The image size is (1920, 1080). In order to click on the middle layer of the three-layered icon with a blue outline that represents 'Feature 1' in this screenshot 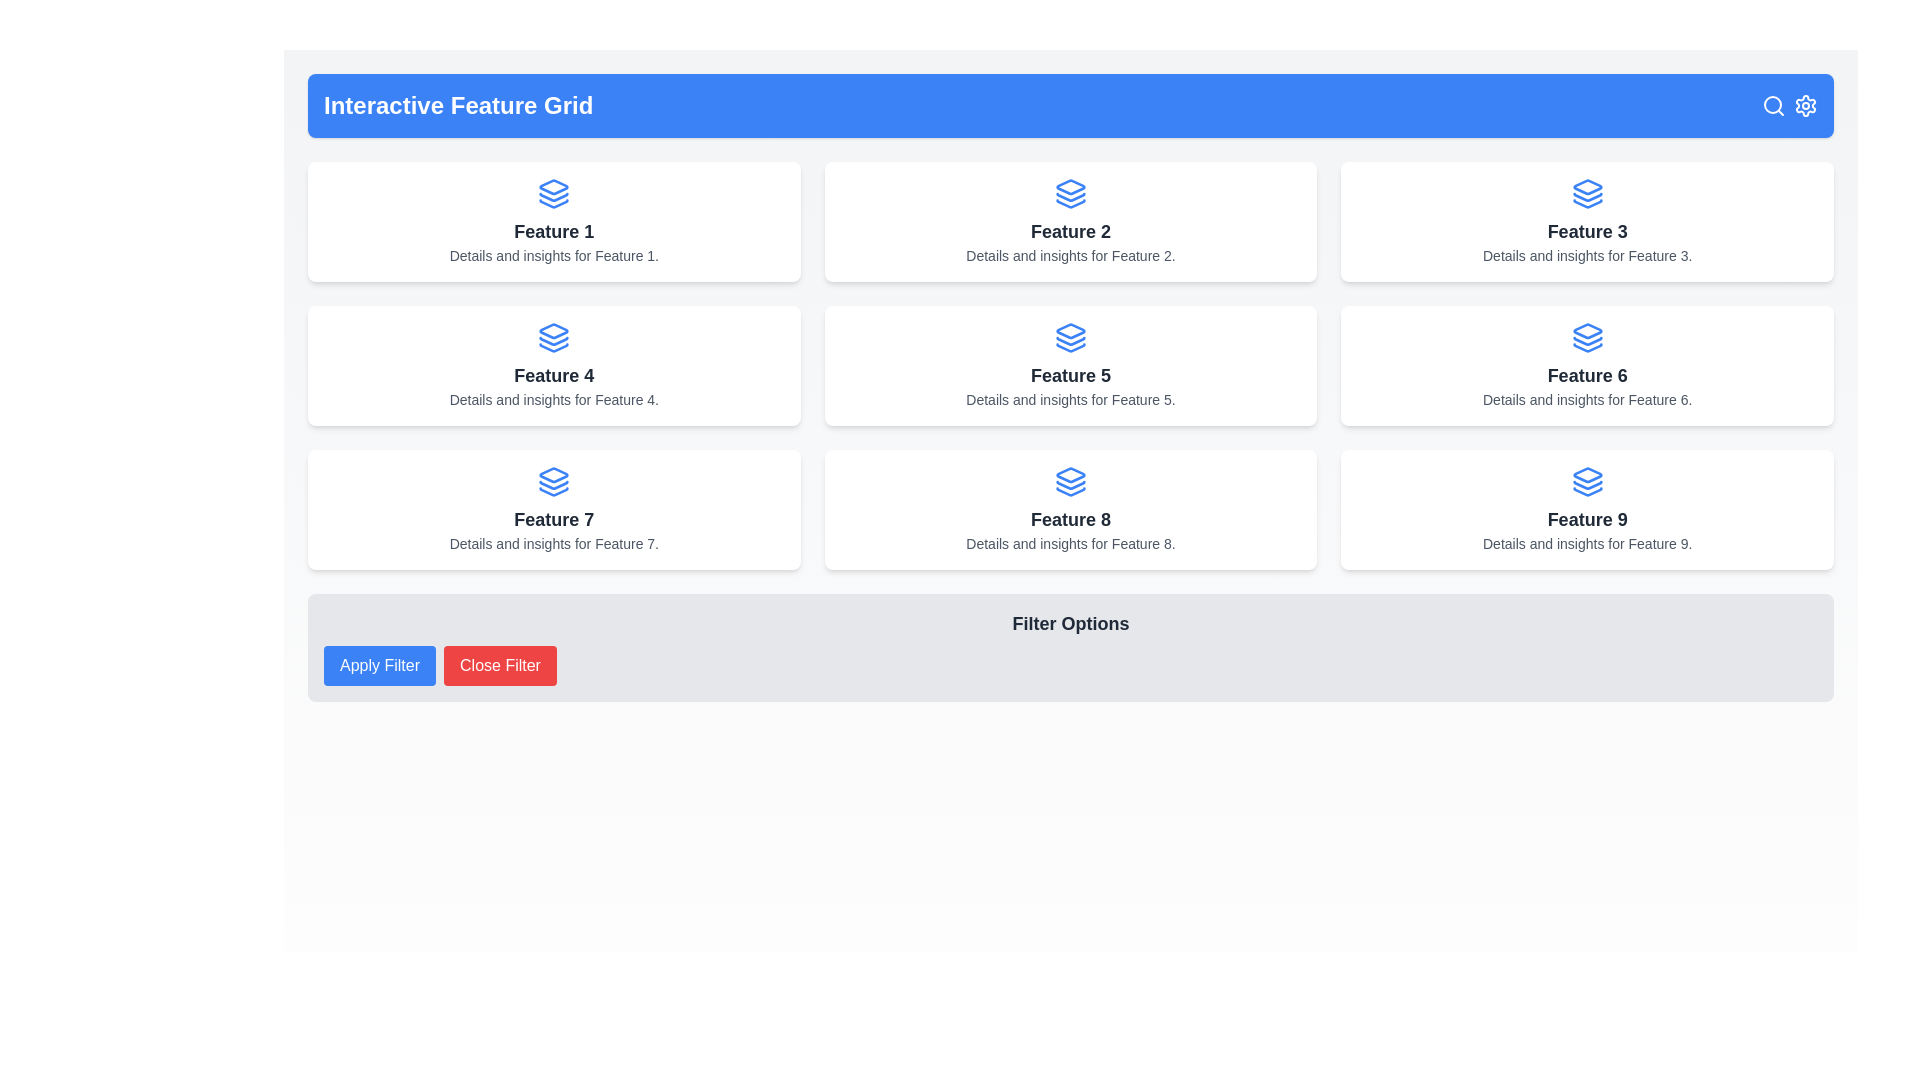, I will do `click(554, 197)`.